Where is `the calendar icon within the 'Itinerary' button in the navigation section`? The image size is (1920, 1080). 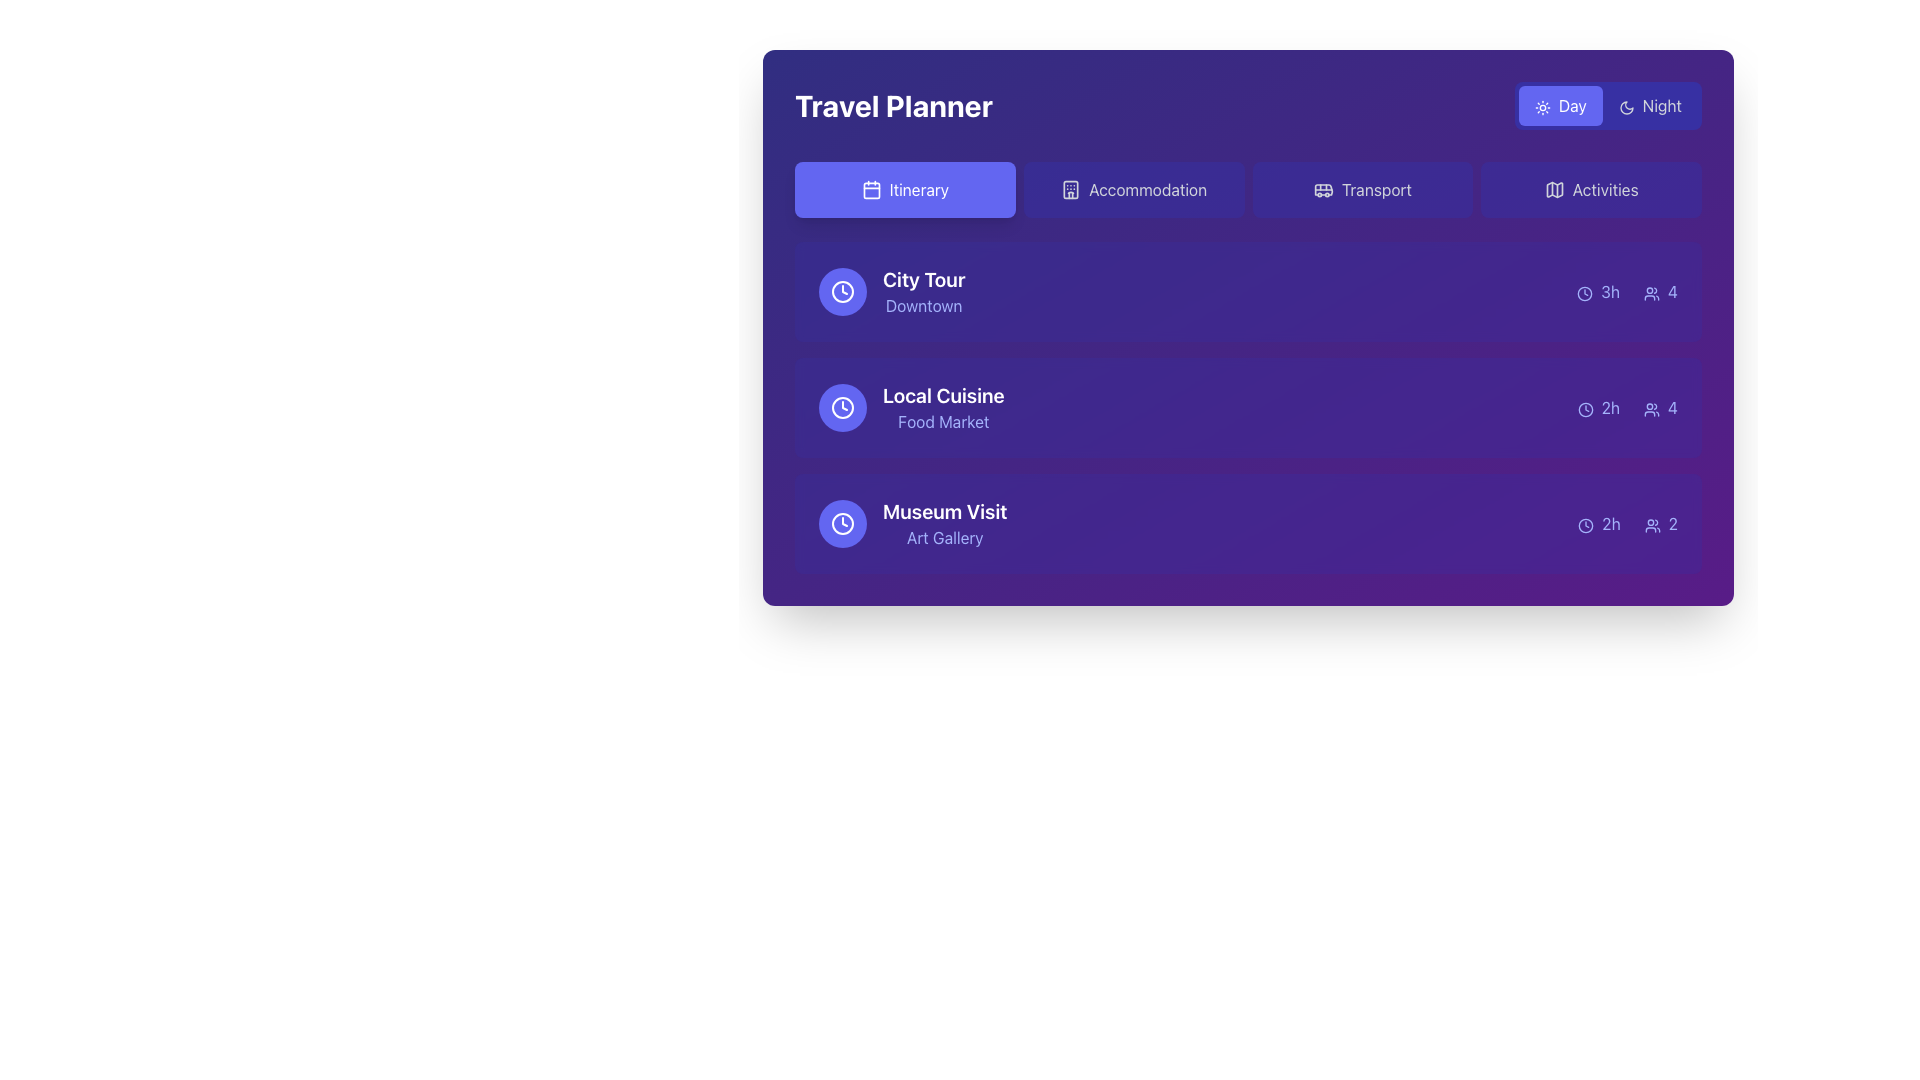 the calendar icon within the 'Itinerary' button in the navigation section is located at coordinates (871, 189).